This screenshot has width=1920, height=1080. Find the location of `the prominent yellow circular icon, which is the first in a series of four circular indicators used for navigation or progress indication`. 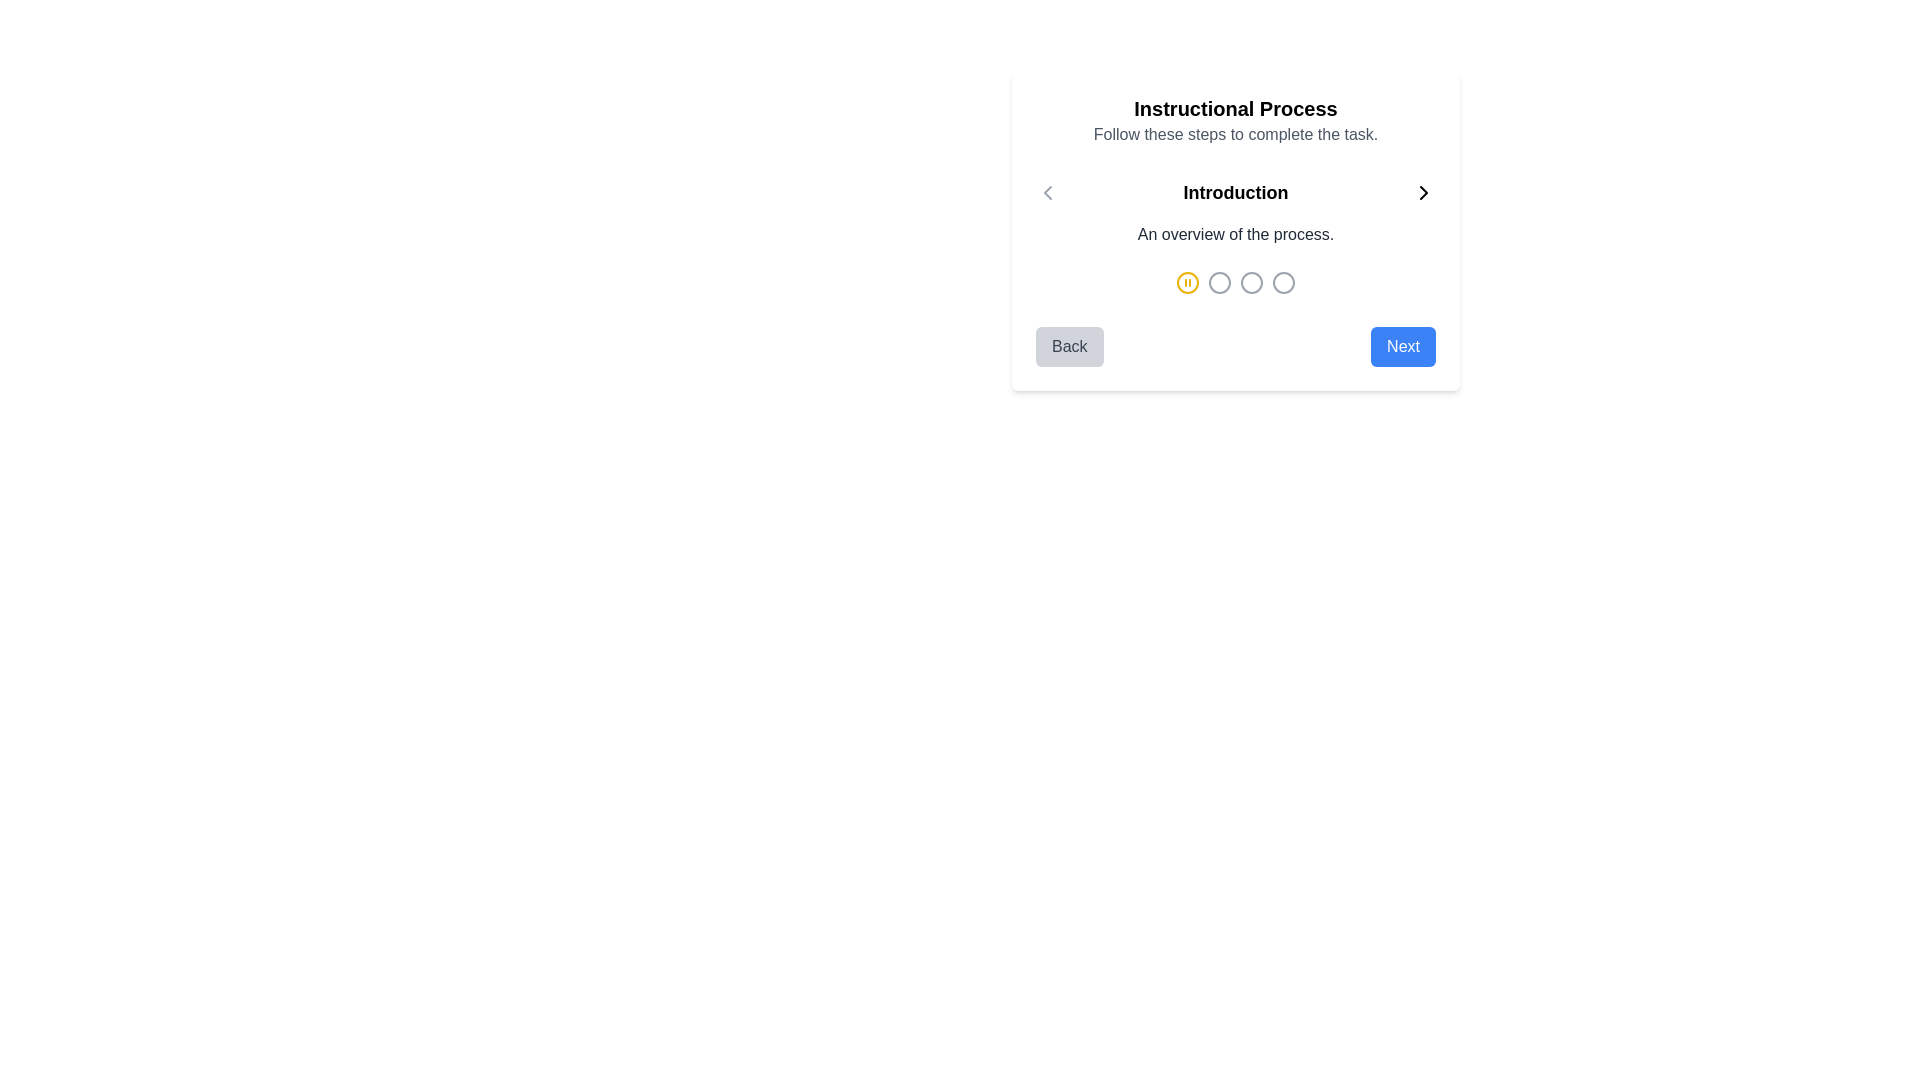

the prominent yellow circular icon, which is the first in a series of four circular indicators used for navigation or progress indication is located at coordinates (1188, 282).